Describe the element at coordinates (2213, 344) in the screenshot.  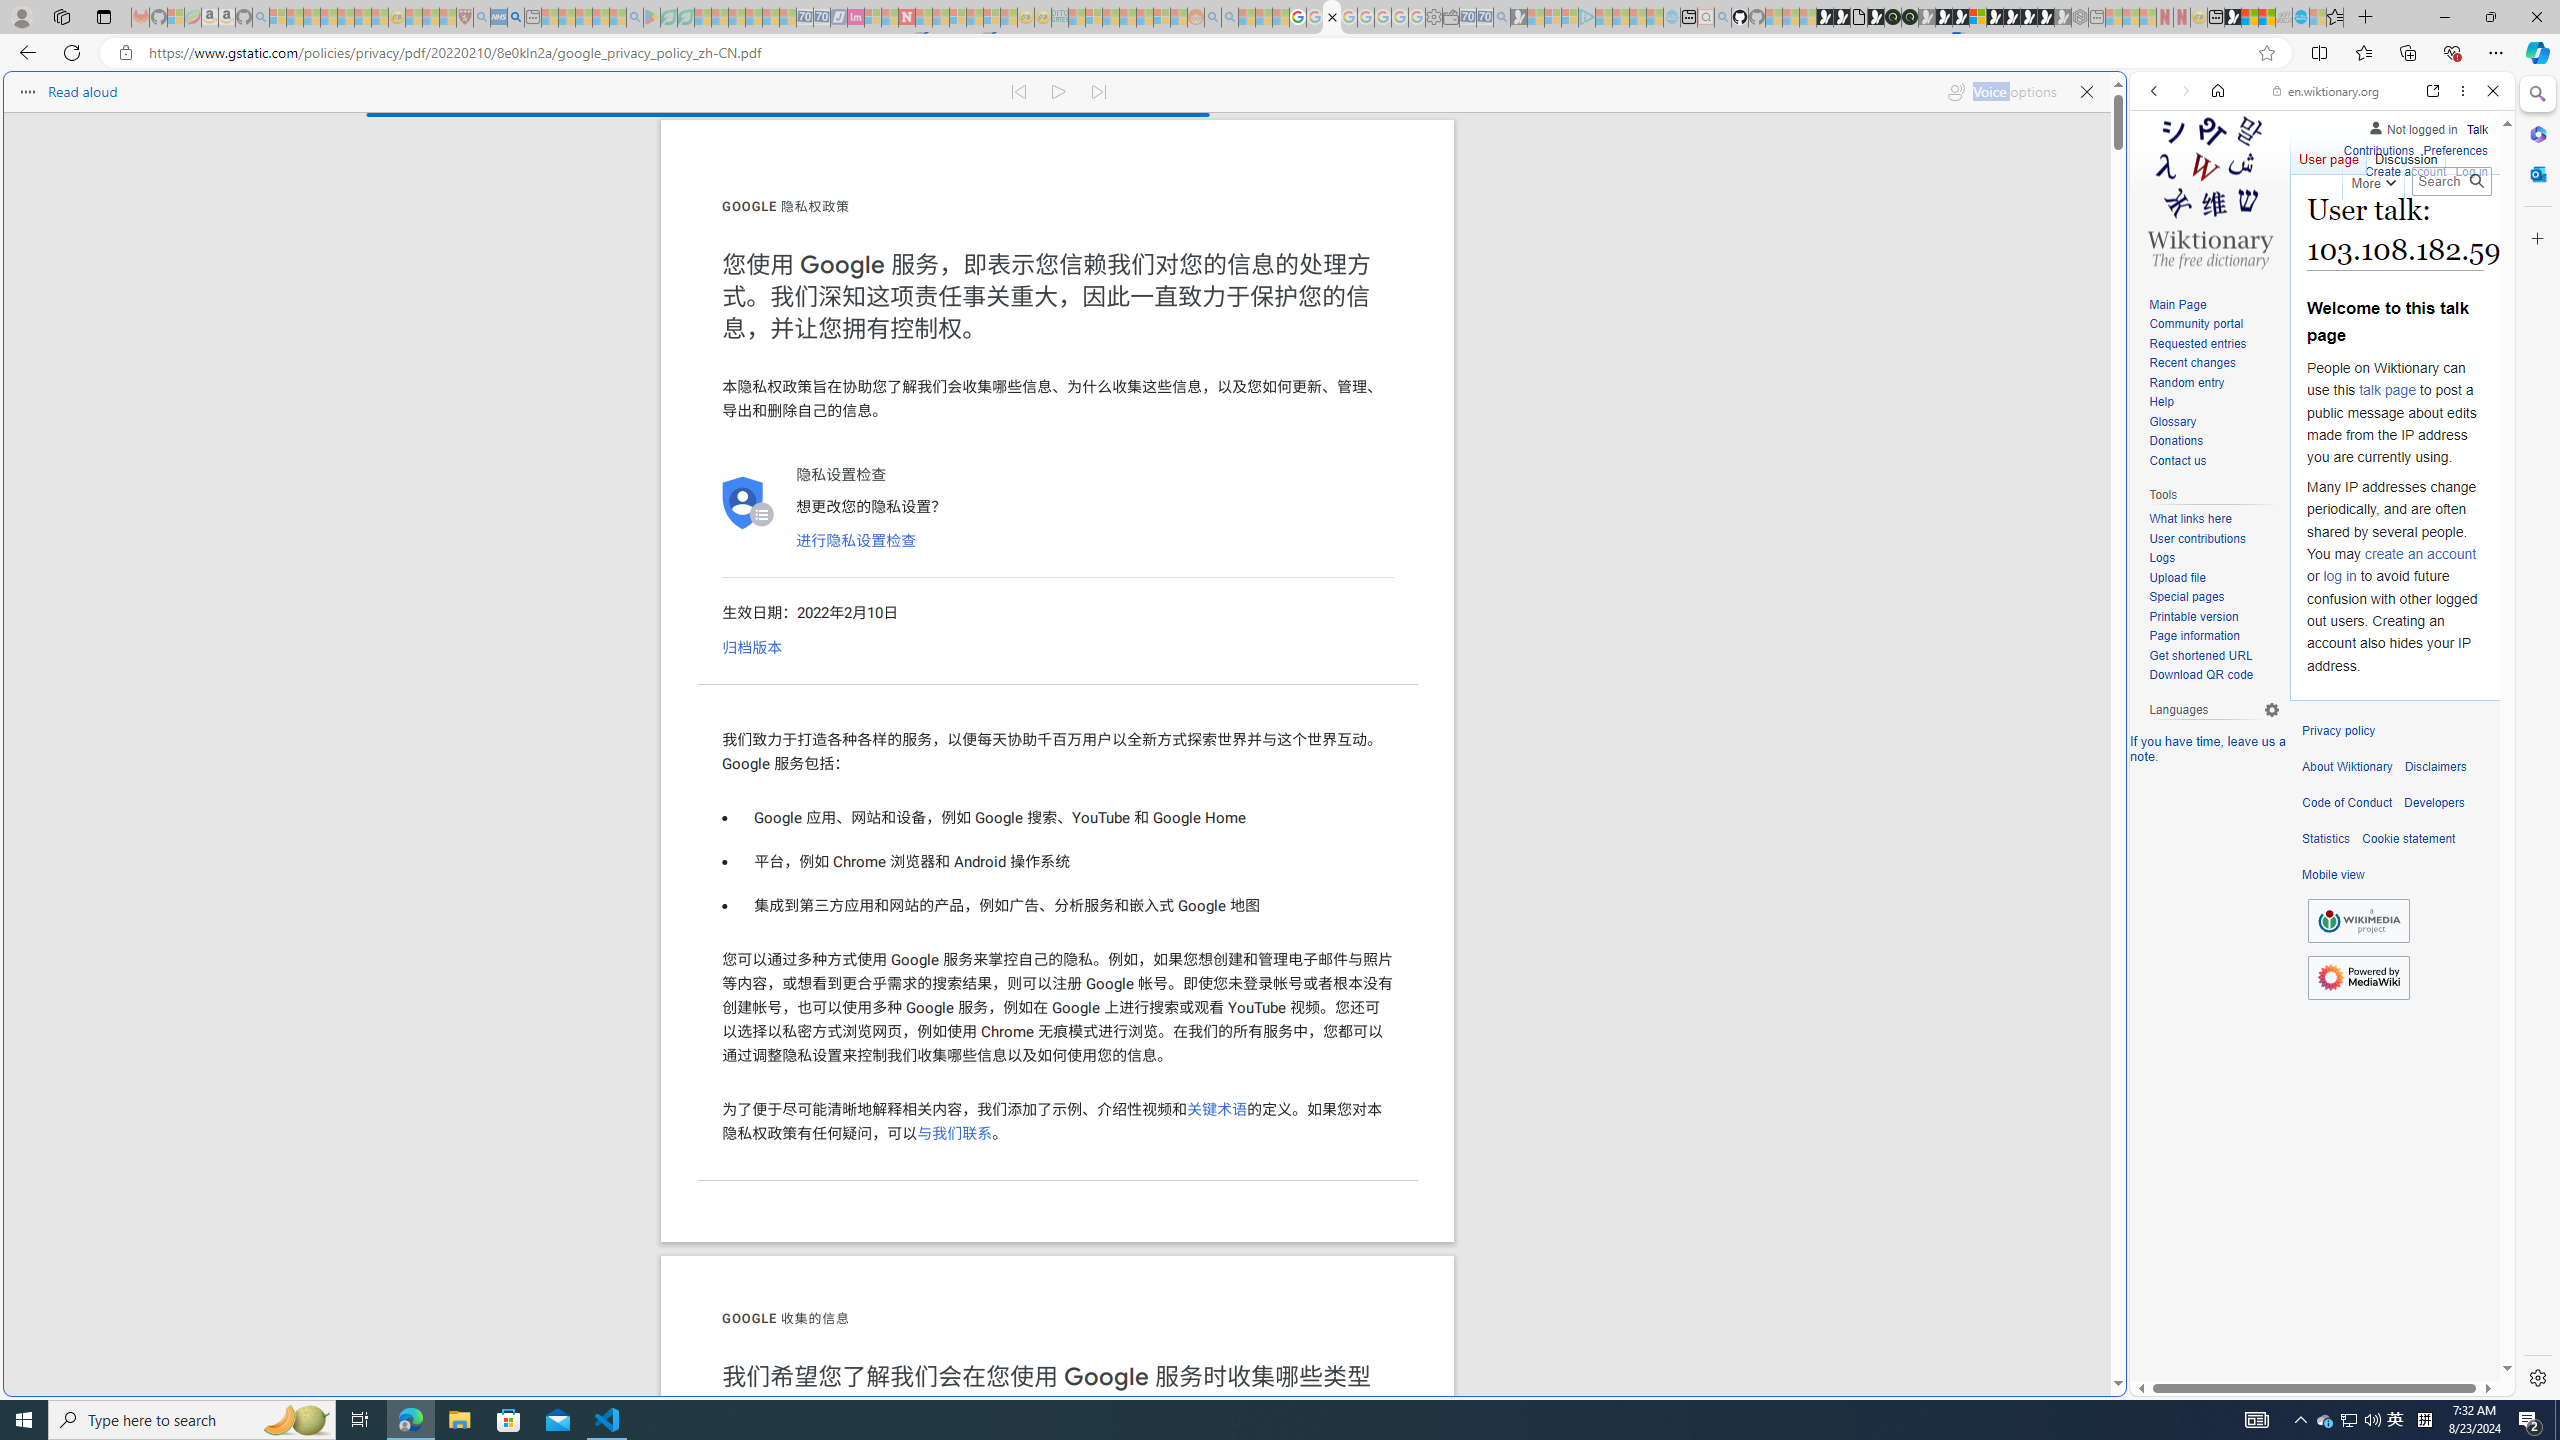
I see `'Requested entries'` at that location.